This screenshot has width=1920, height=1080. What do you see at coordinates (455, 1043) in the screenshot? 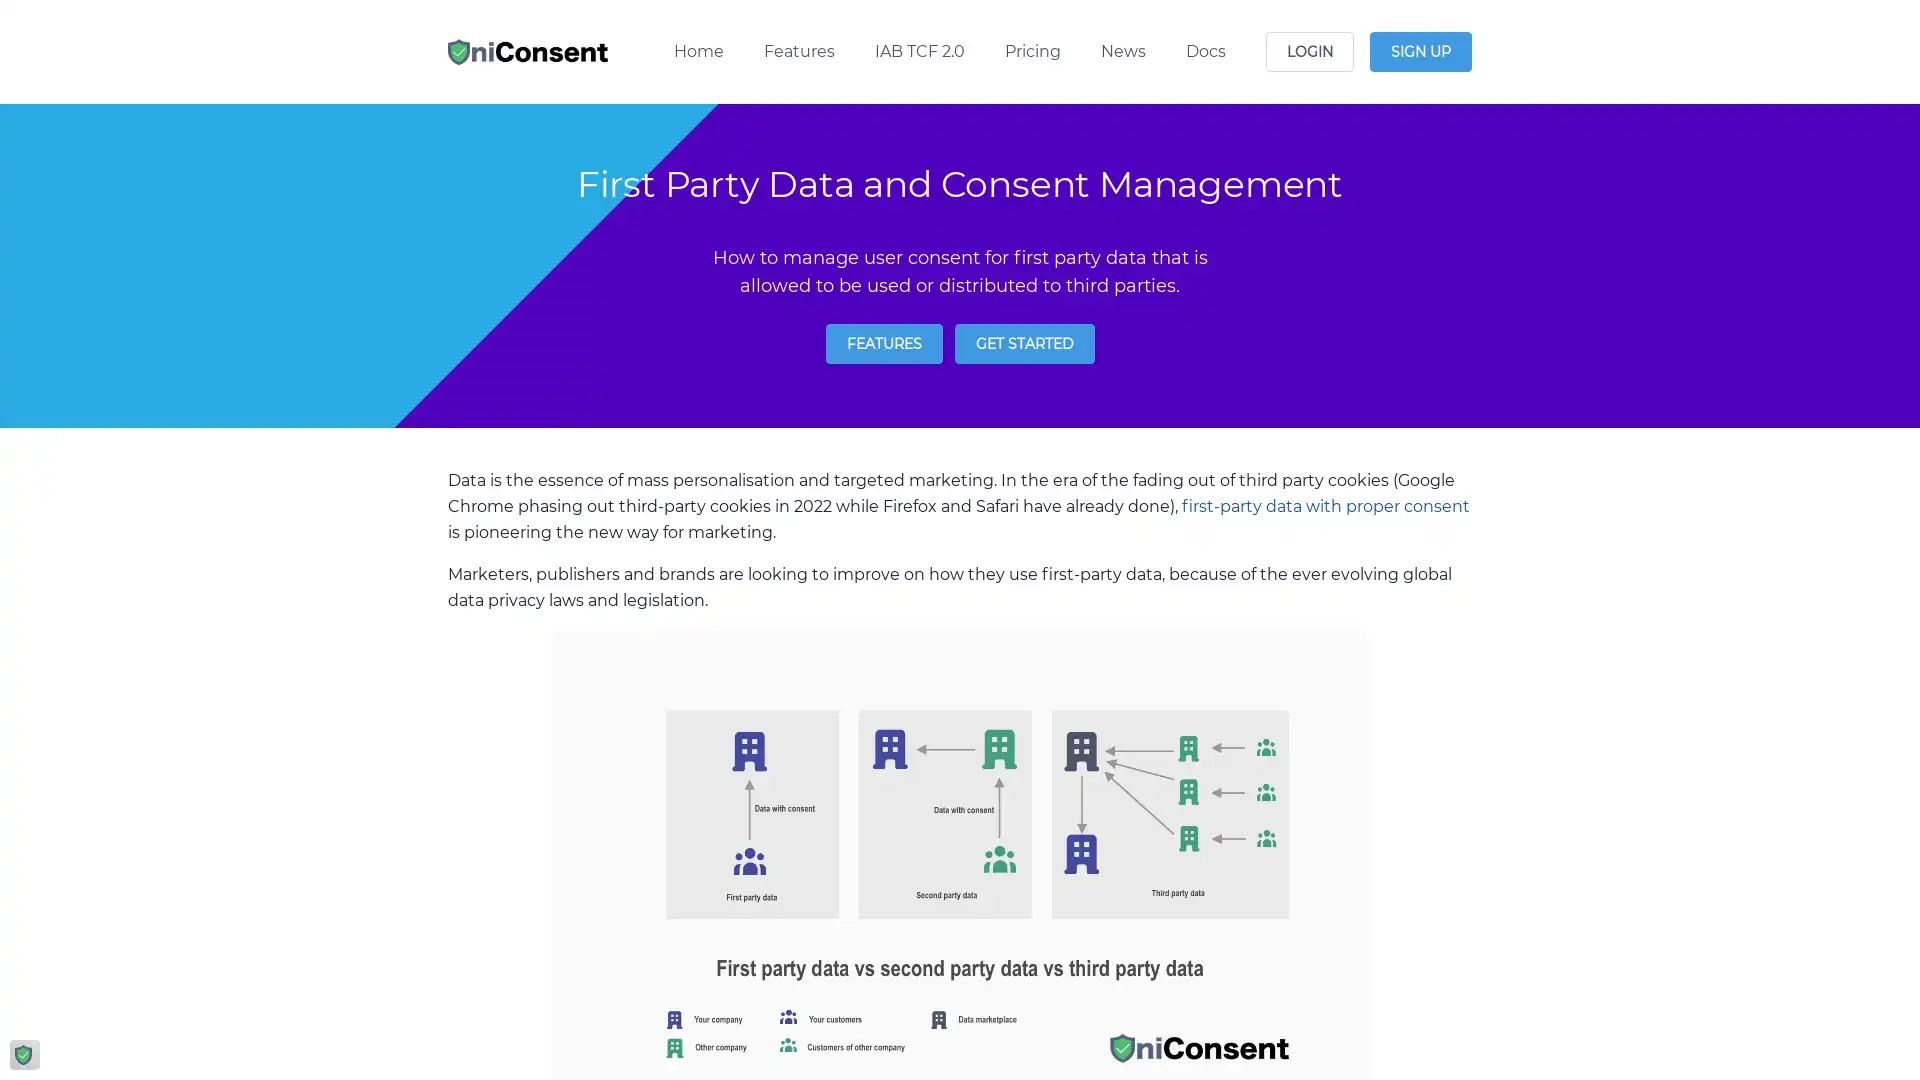
I see `Agree and proceed` at bounding box center [455, 1043].